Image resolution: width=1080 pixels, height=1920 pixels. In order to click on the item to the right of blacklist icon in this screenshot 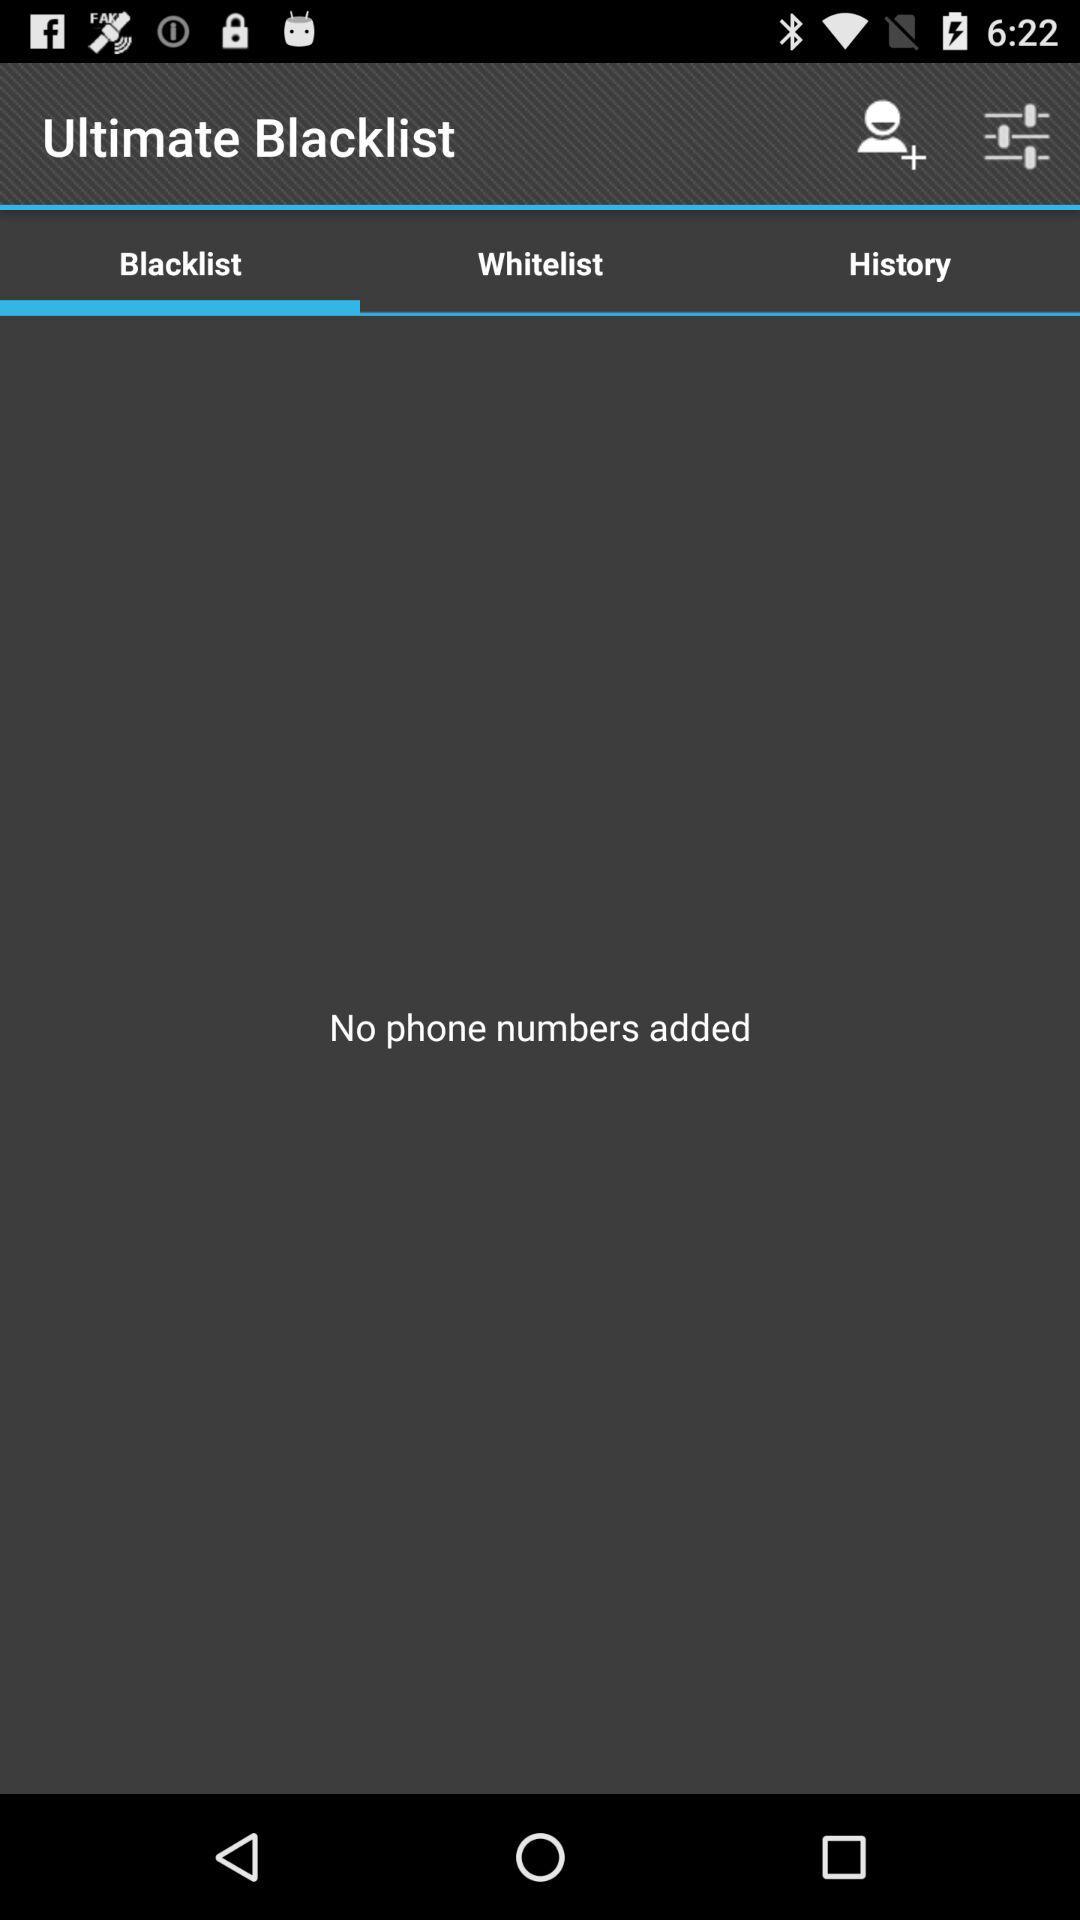, I will do `click(540, 261)`.